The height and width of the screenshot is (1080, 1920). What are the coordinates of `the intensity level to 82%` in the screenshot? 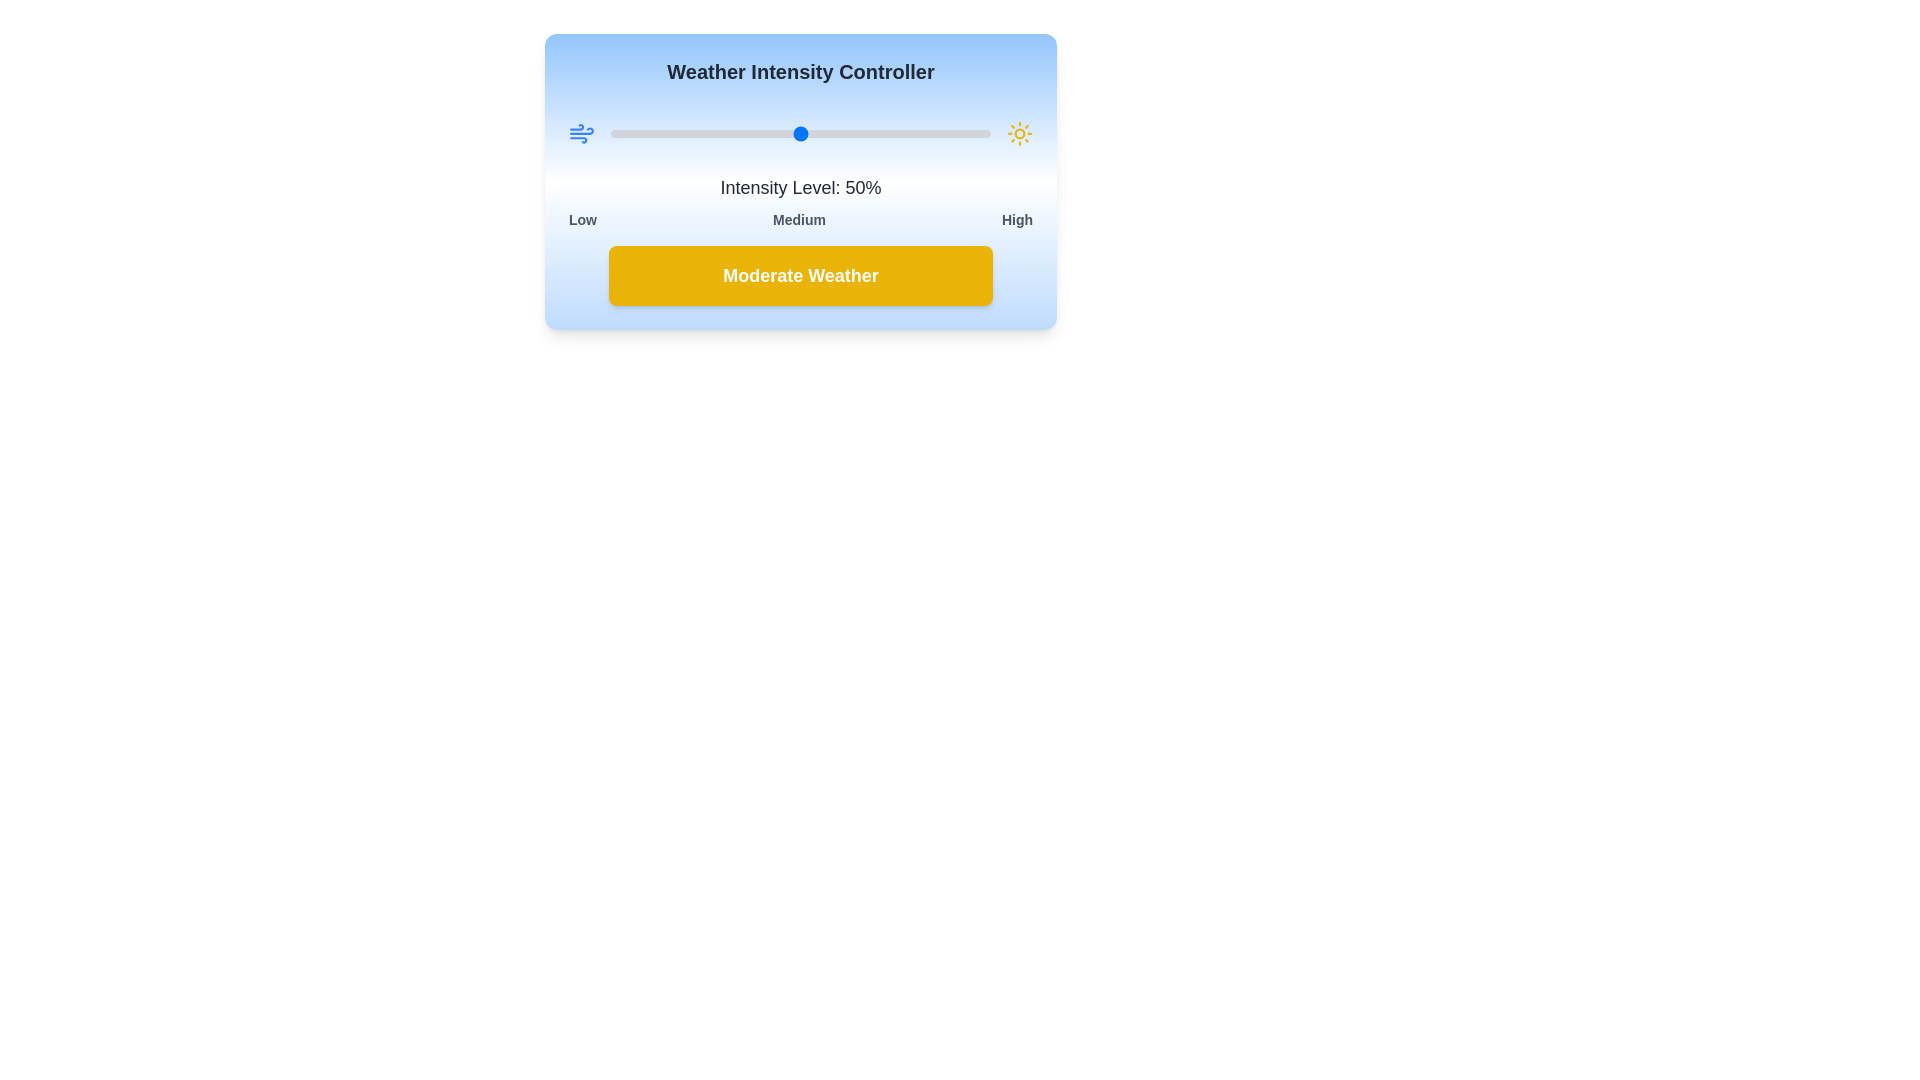 It's located at (921, 134).